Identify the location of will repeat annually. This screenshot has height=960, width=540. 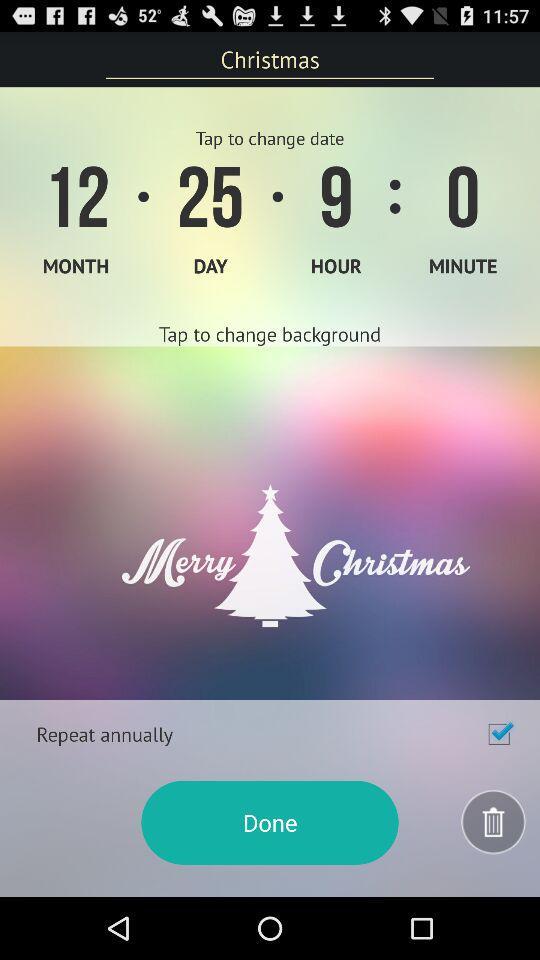
(498, 733).